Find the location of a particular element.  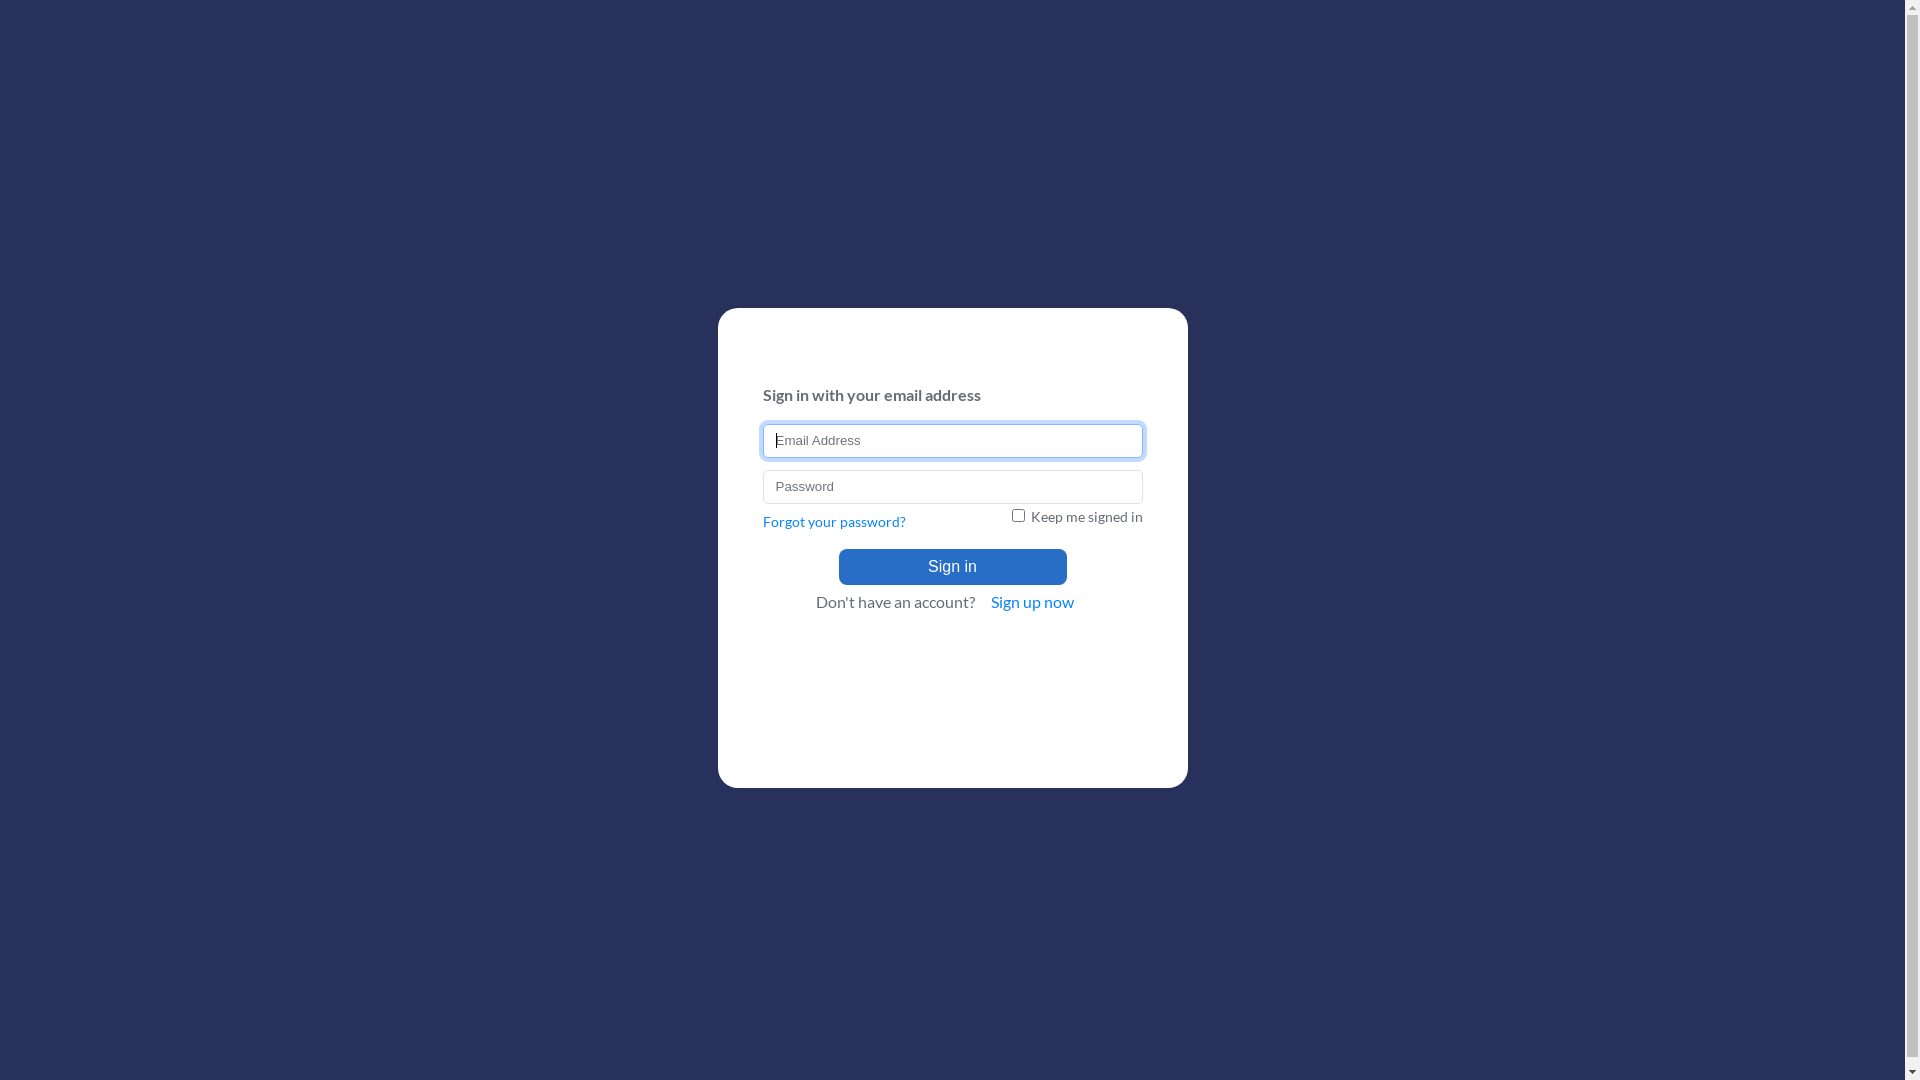

'Sign in' is located at coordinates (950, 566).